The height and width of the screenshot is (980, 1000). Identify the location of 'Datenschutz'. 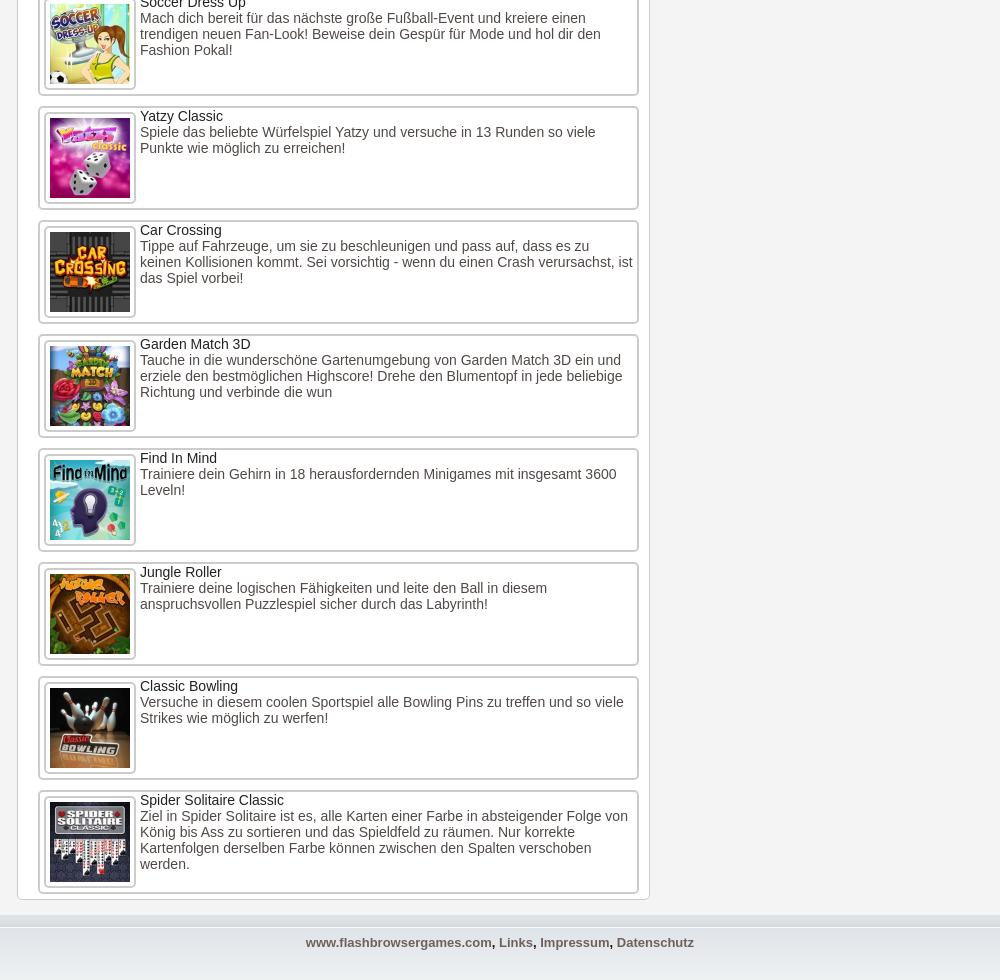
(655, 942).